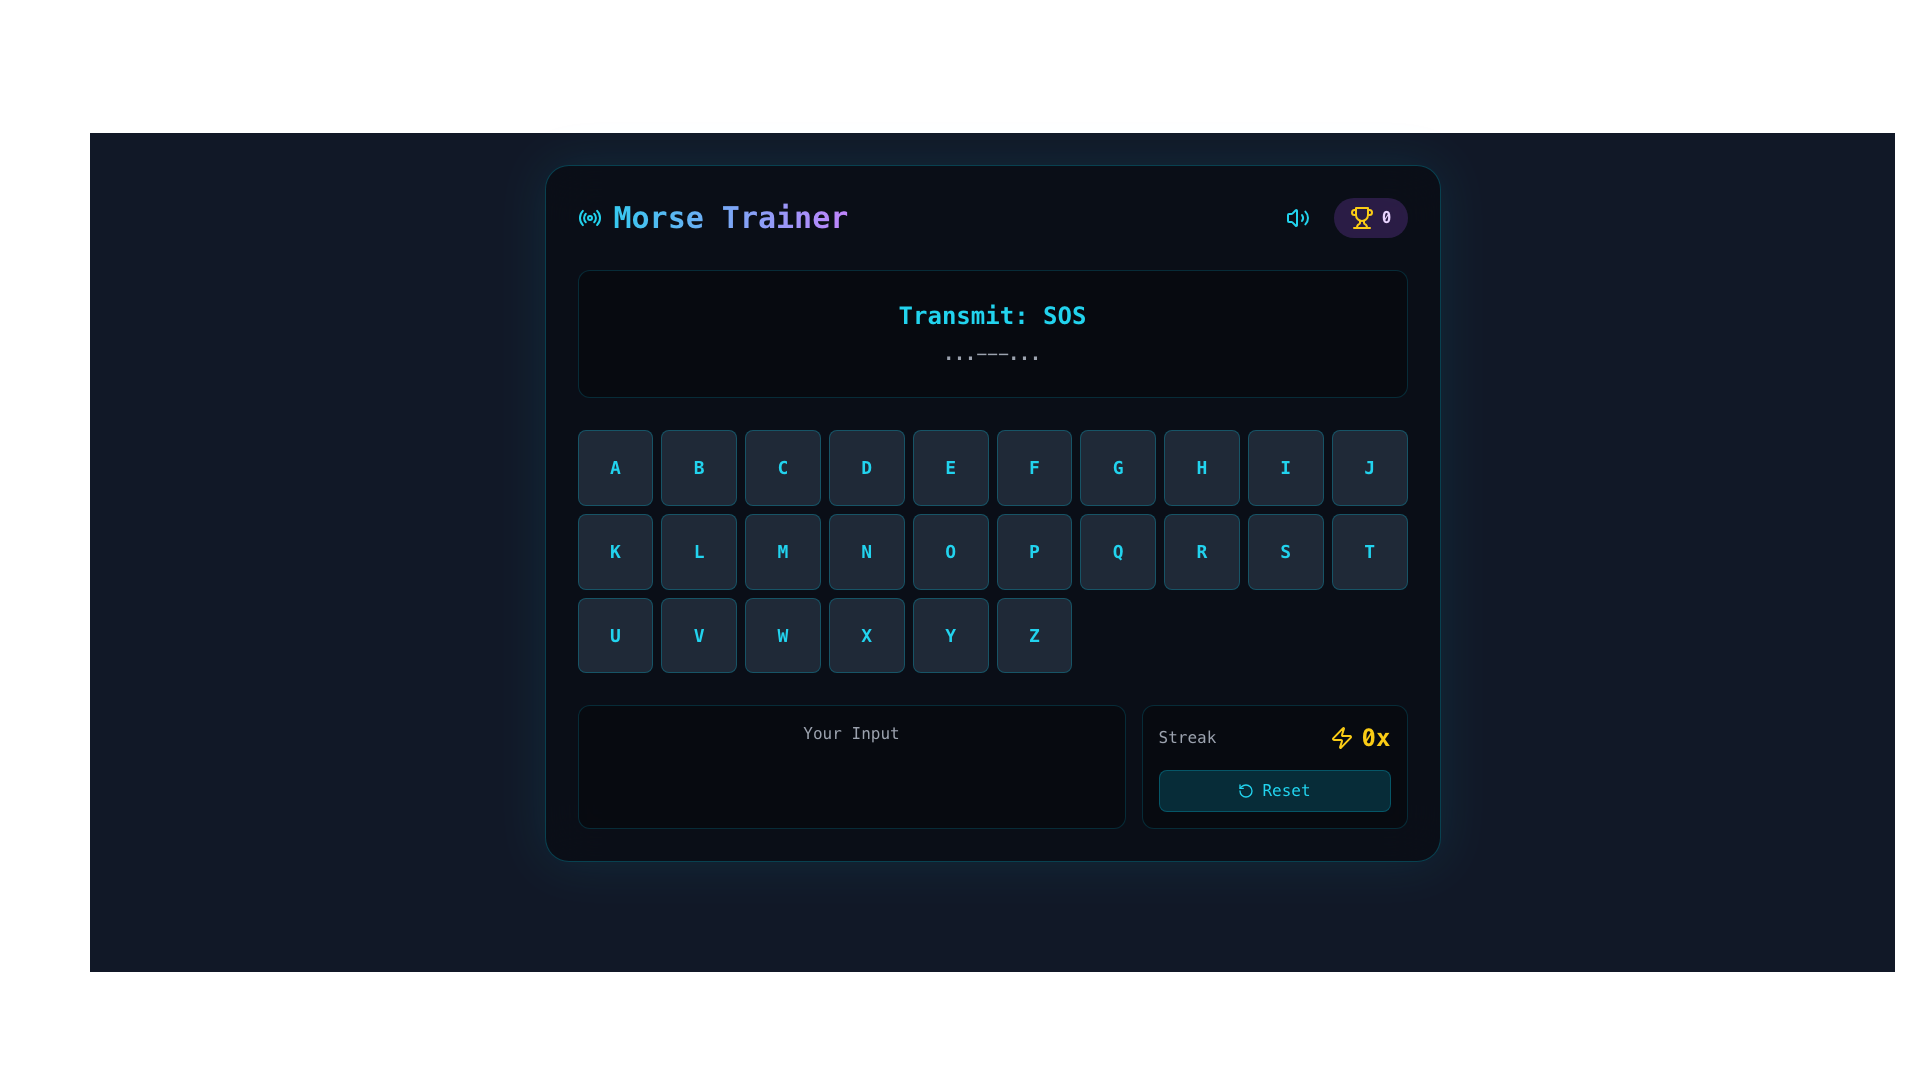  Describe the element at coordinates (992, 315) in the screenshot. I see `displayed text from the text label showing 'Transmit: SOS', which is a bold and large cyan-blue font located above the Morse code symbols` at that location.